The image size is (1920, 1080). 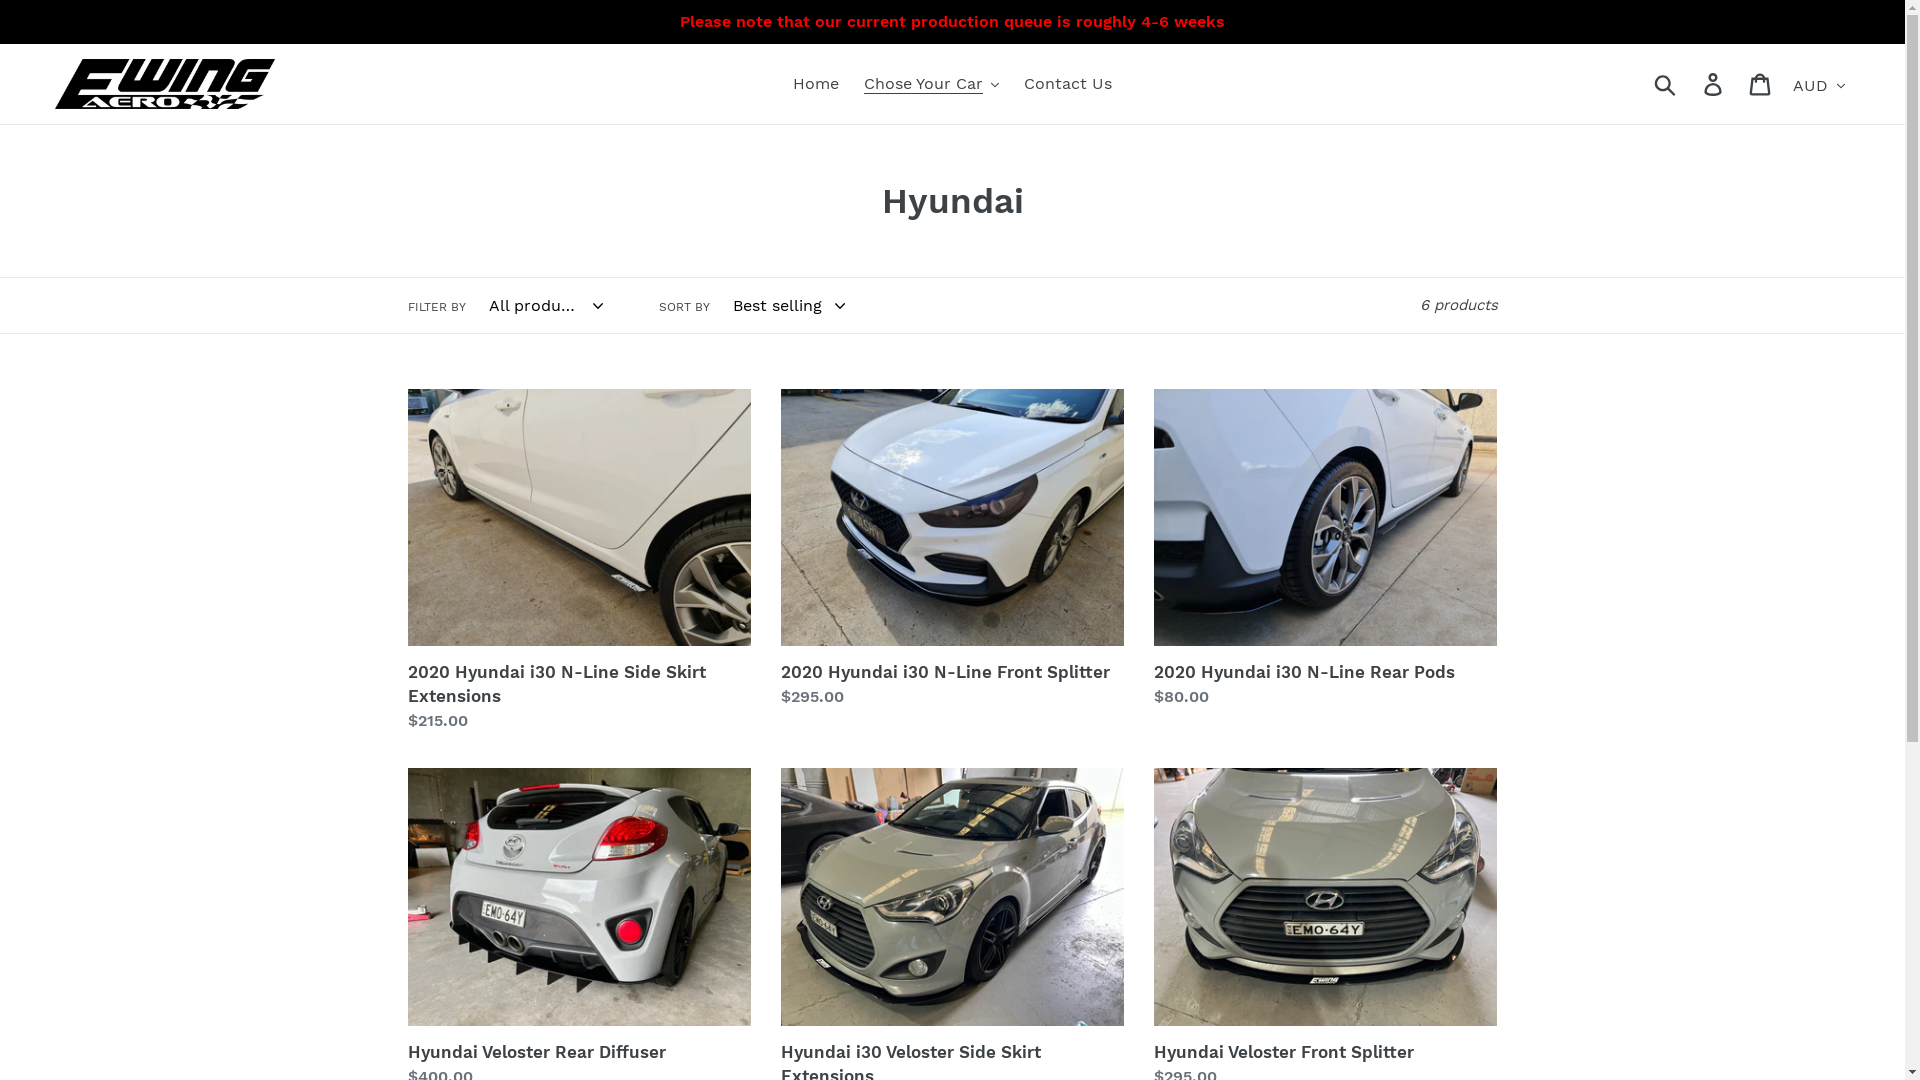 What do you see at coordinates (1066, 83) in the screenshot?
I see `'Contact Us'` at bounding box center [1066, 83].